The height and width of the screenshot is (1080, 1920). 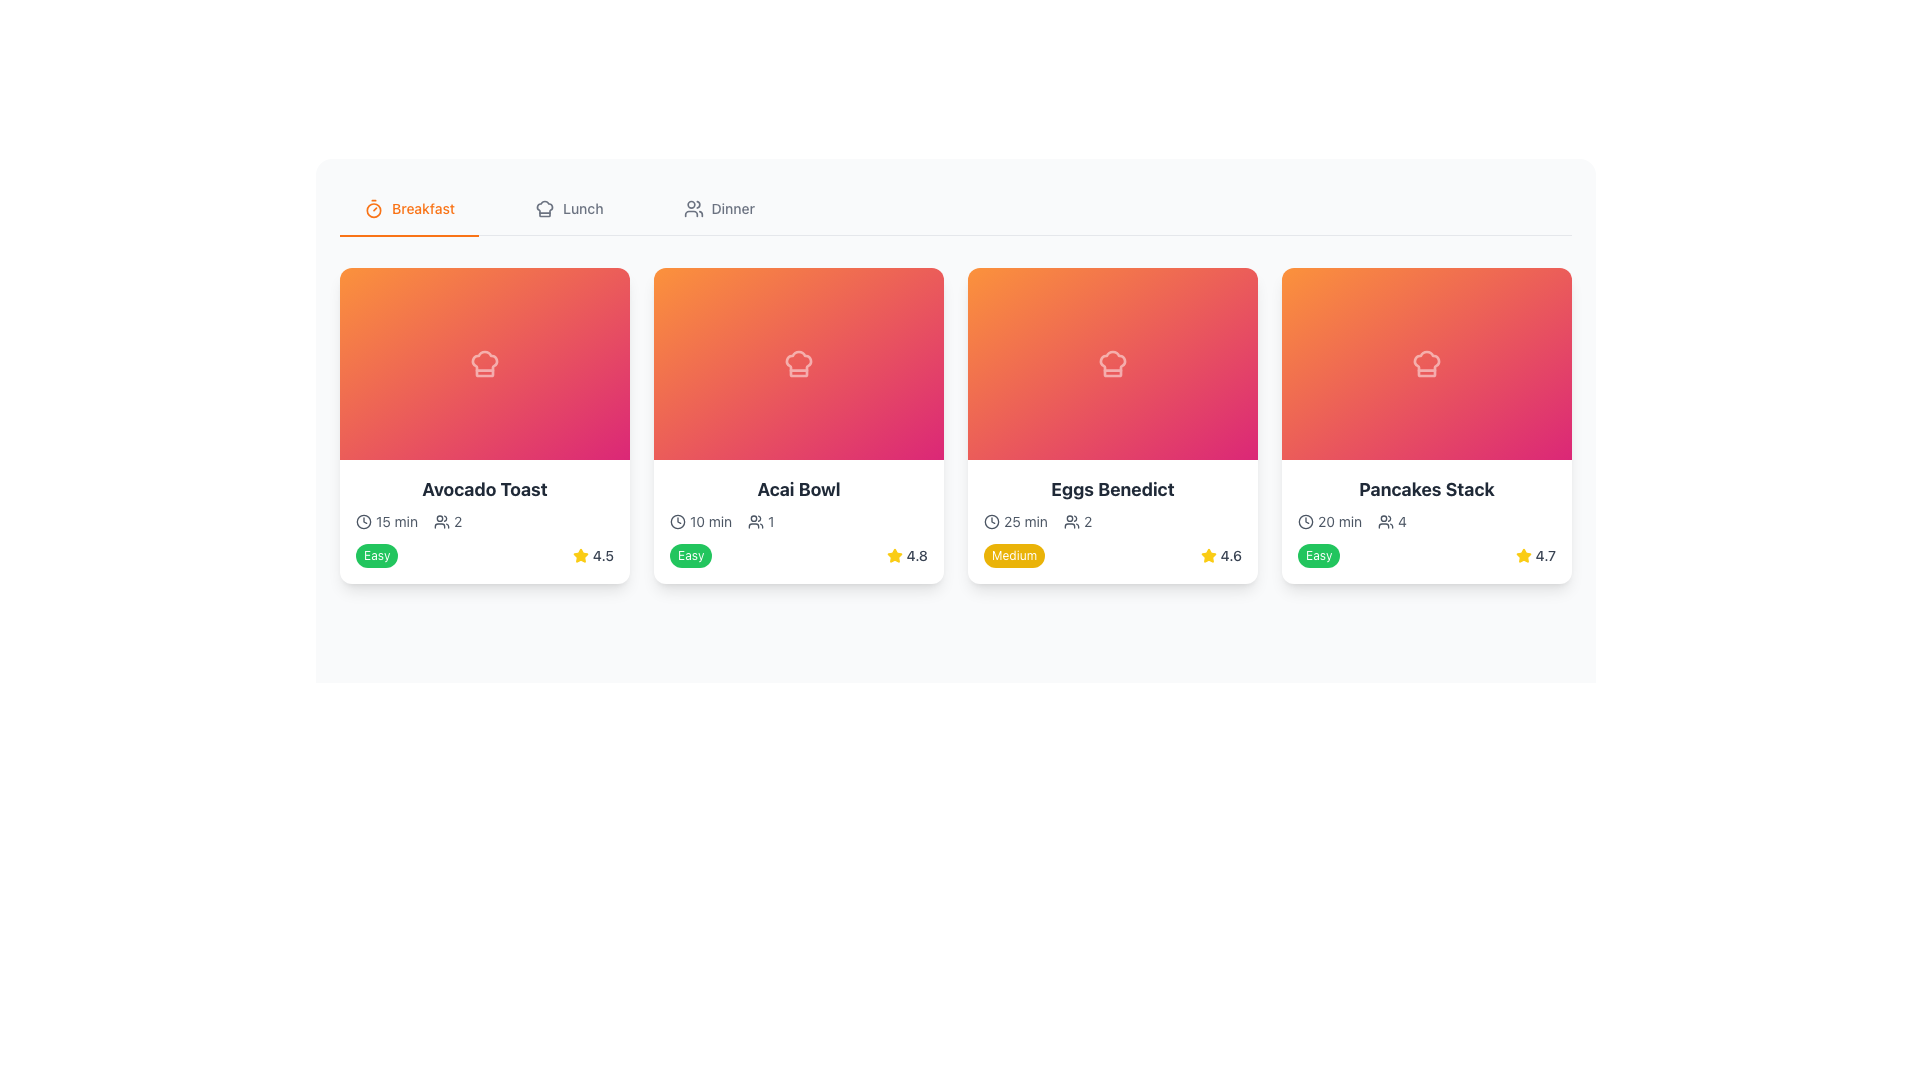 I want to click on displayed information from the text with icon located below the title 'Pancakes Stack' in the fourth card from the left, so click(x=1391, y=520).